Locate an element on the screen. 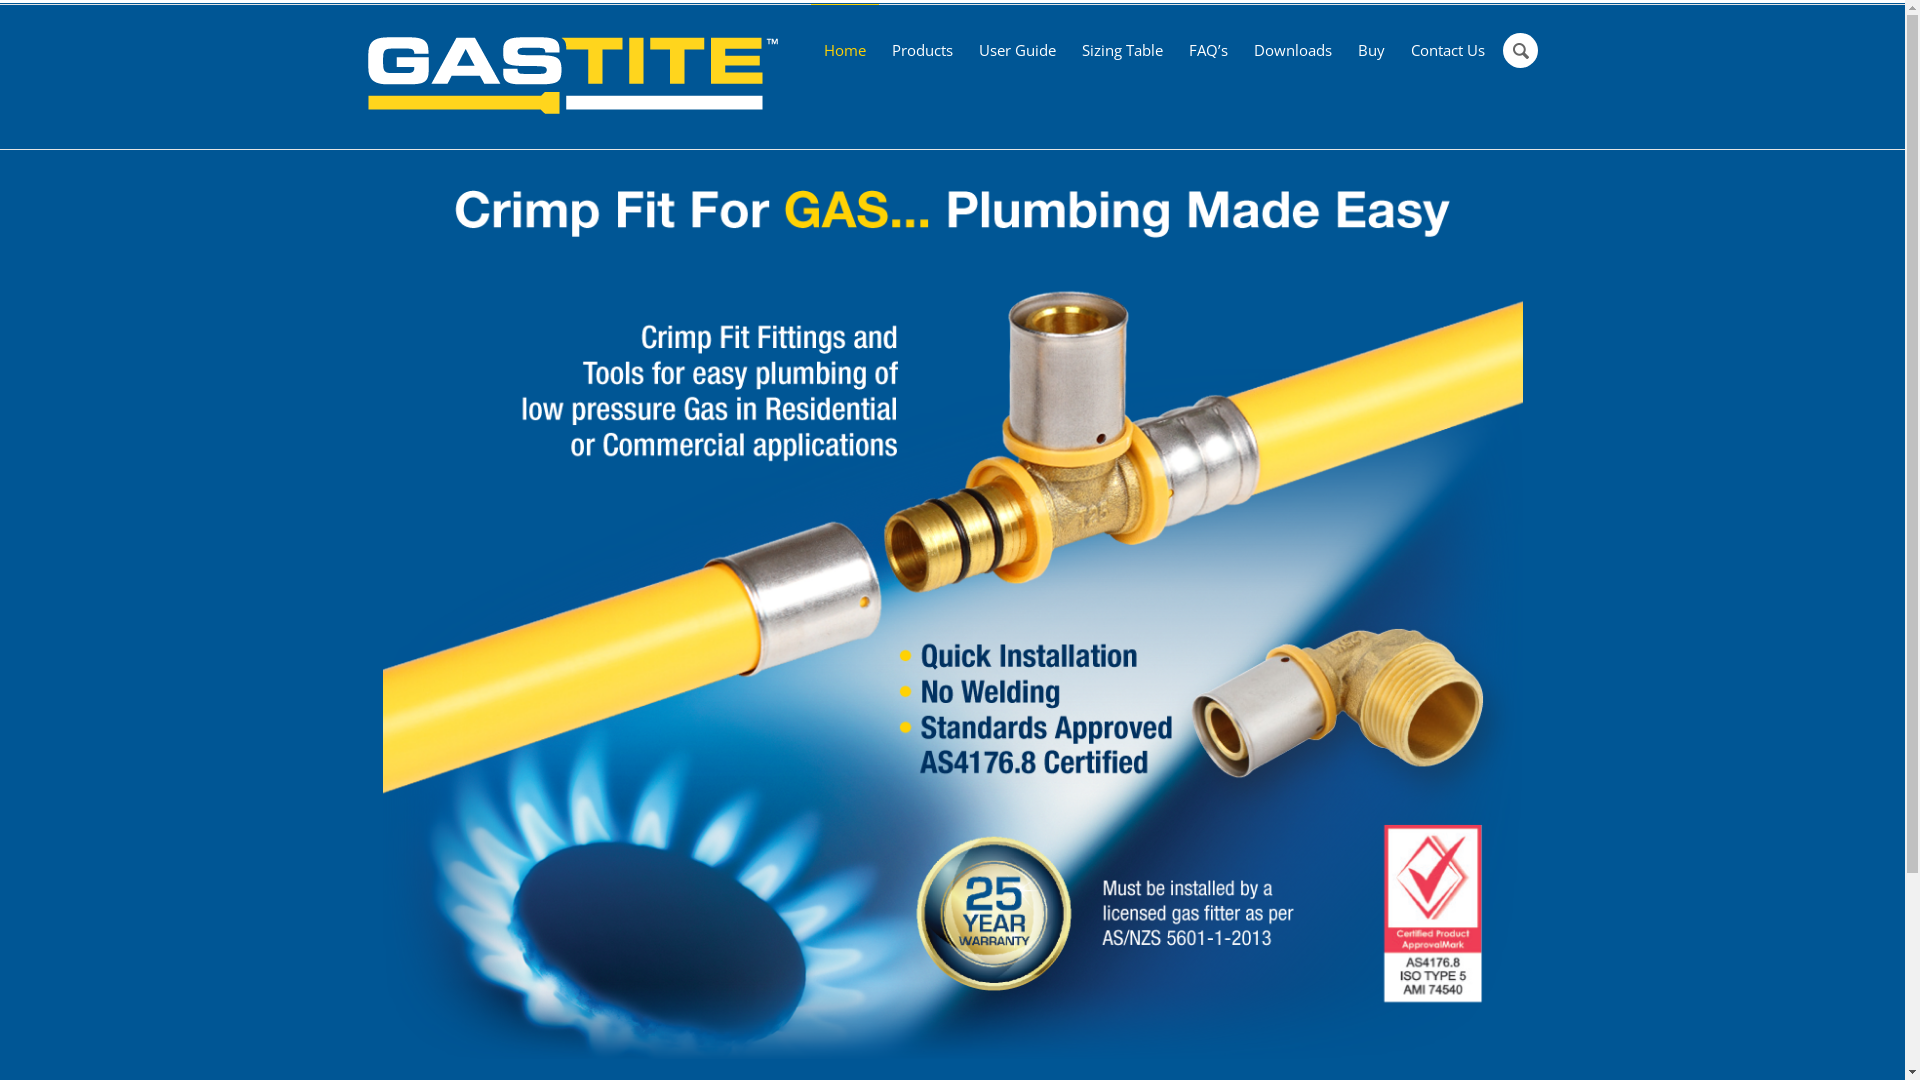 The width and height of the screenshot is (1920, 1080). 'Buy' is located at coordinates (1369, 45).